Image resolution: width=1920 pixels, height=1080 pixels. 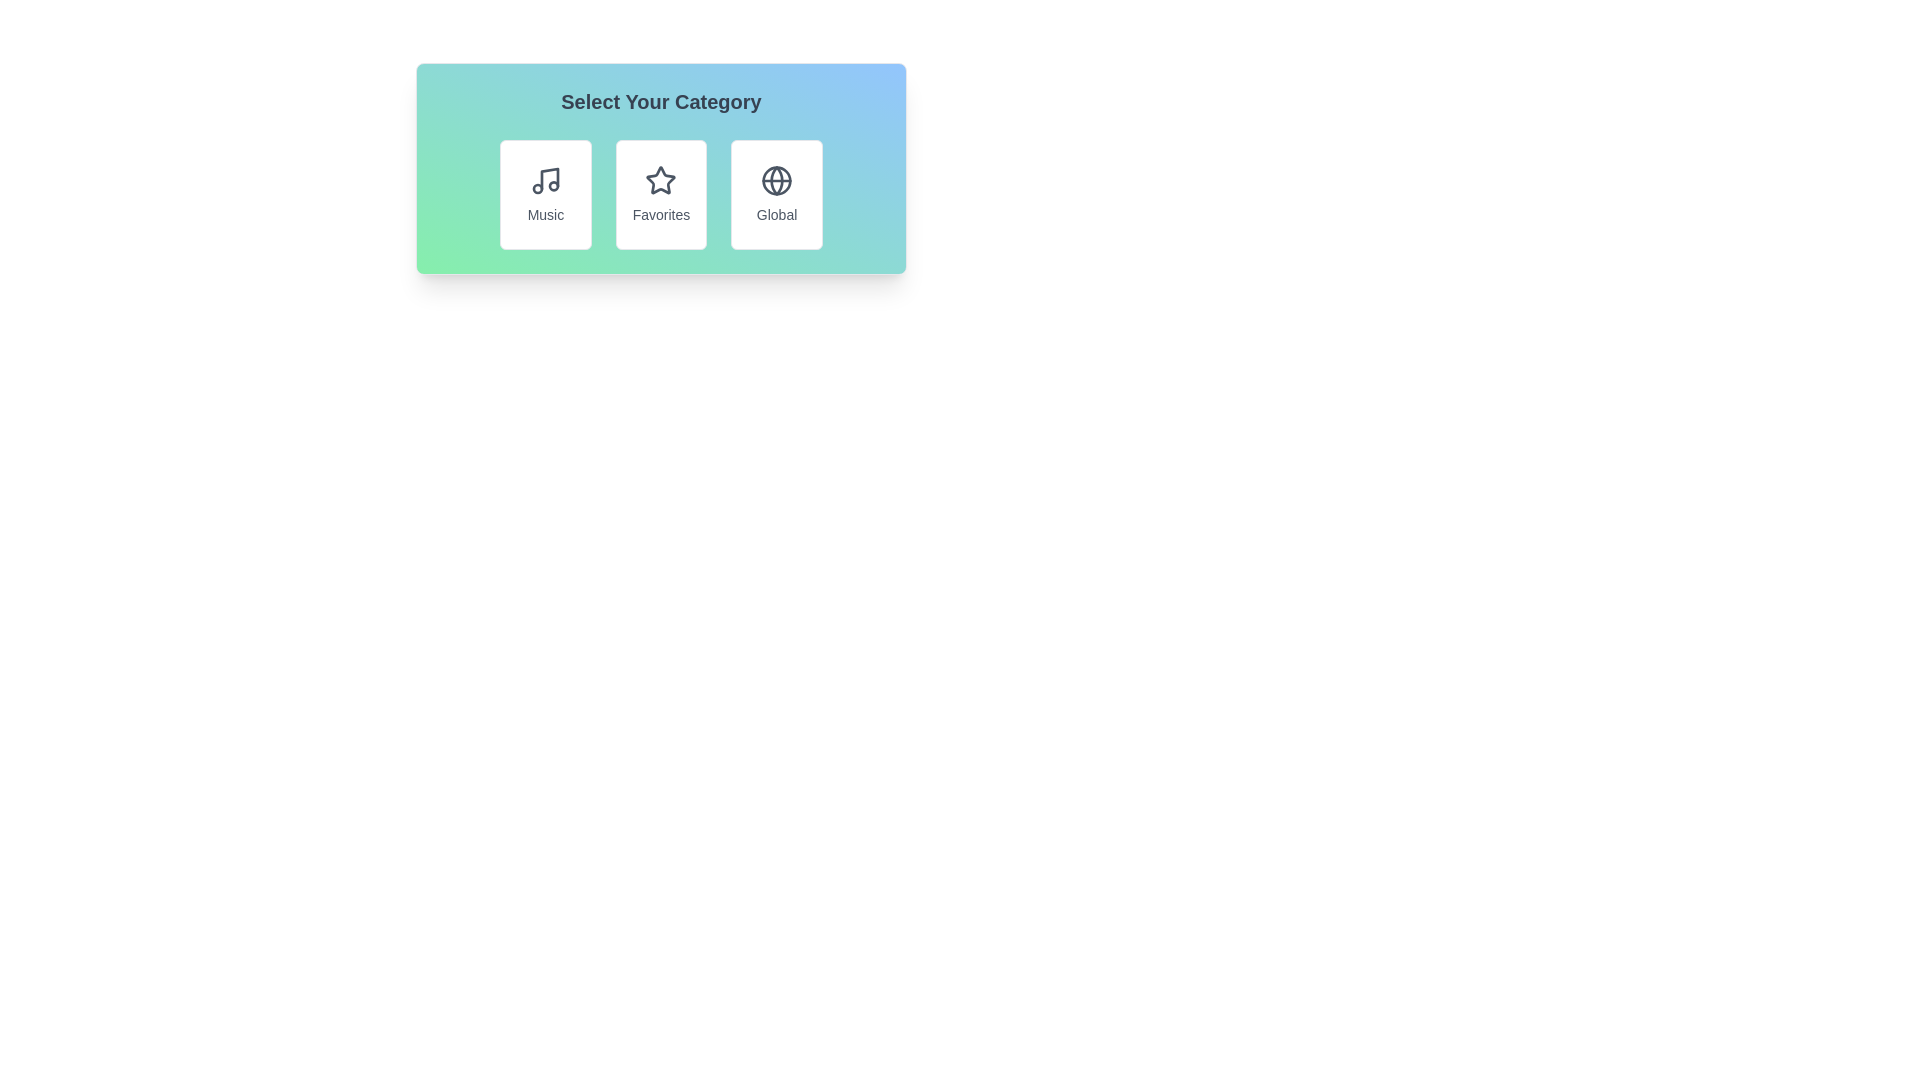 I want to click on the interactive card with a star icon and 'Favorites' text in the second column of the grid layout, so click(x=661, y=195).